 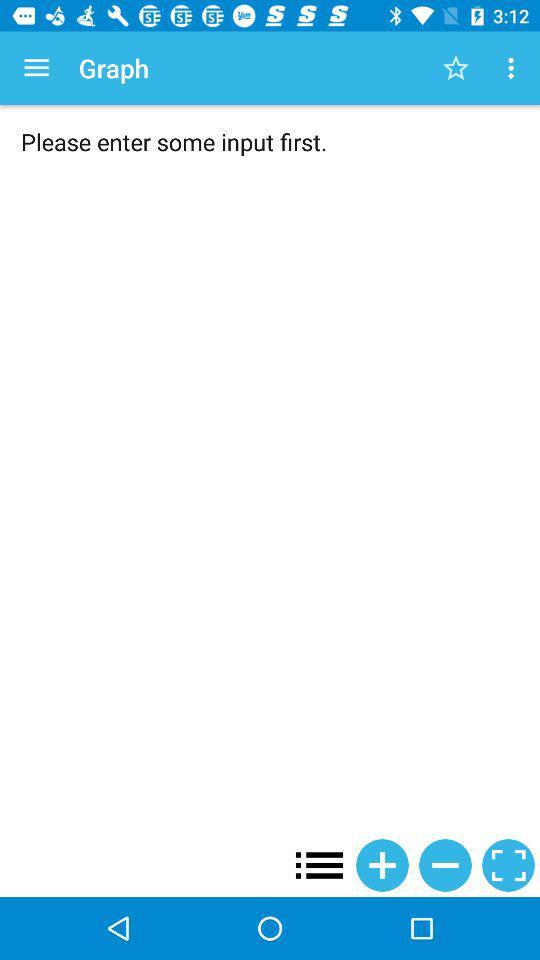 What do you see at coordinates (508, 864) in the screenshot?
I see `the fullscreen icon` at bounding box center [508, 864].